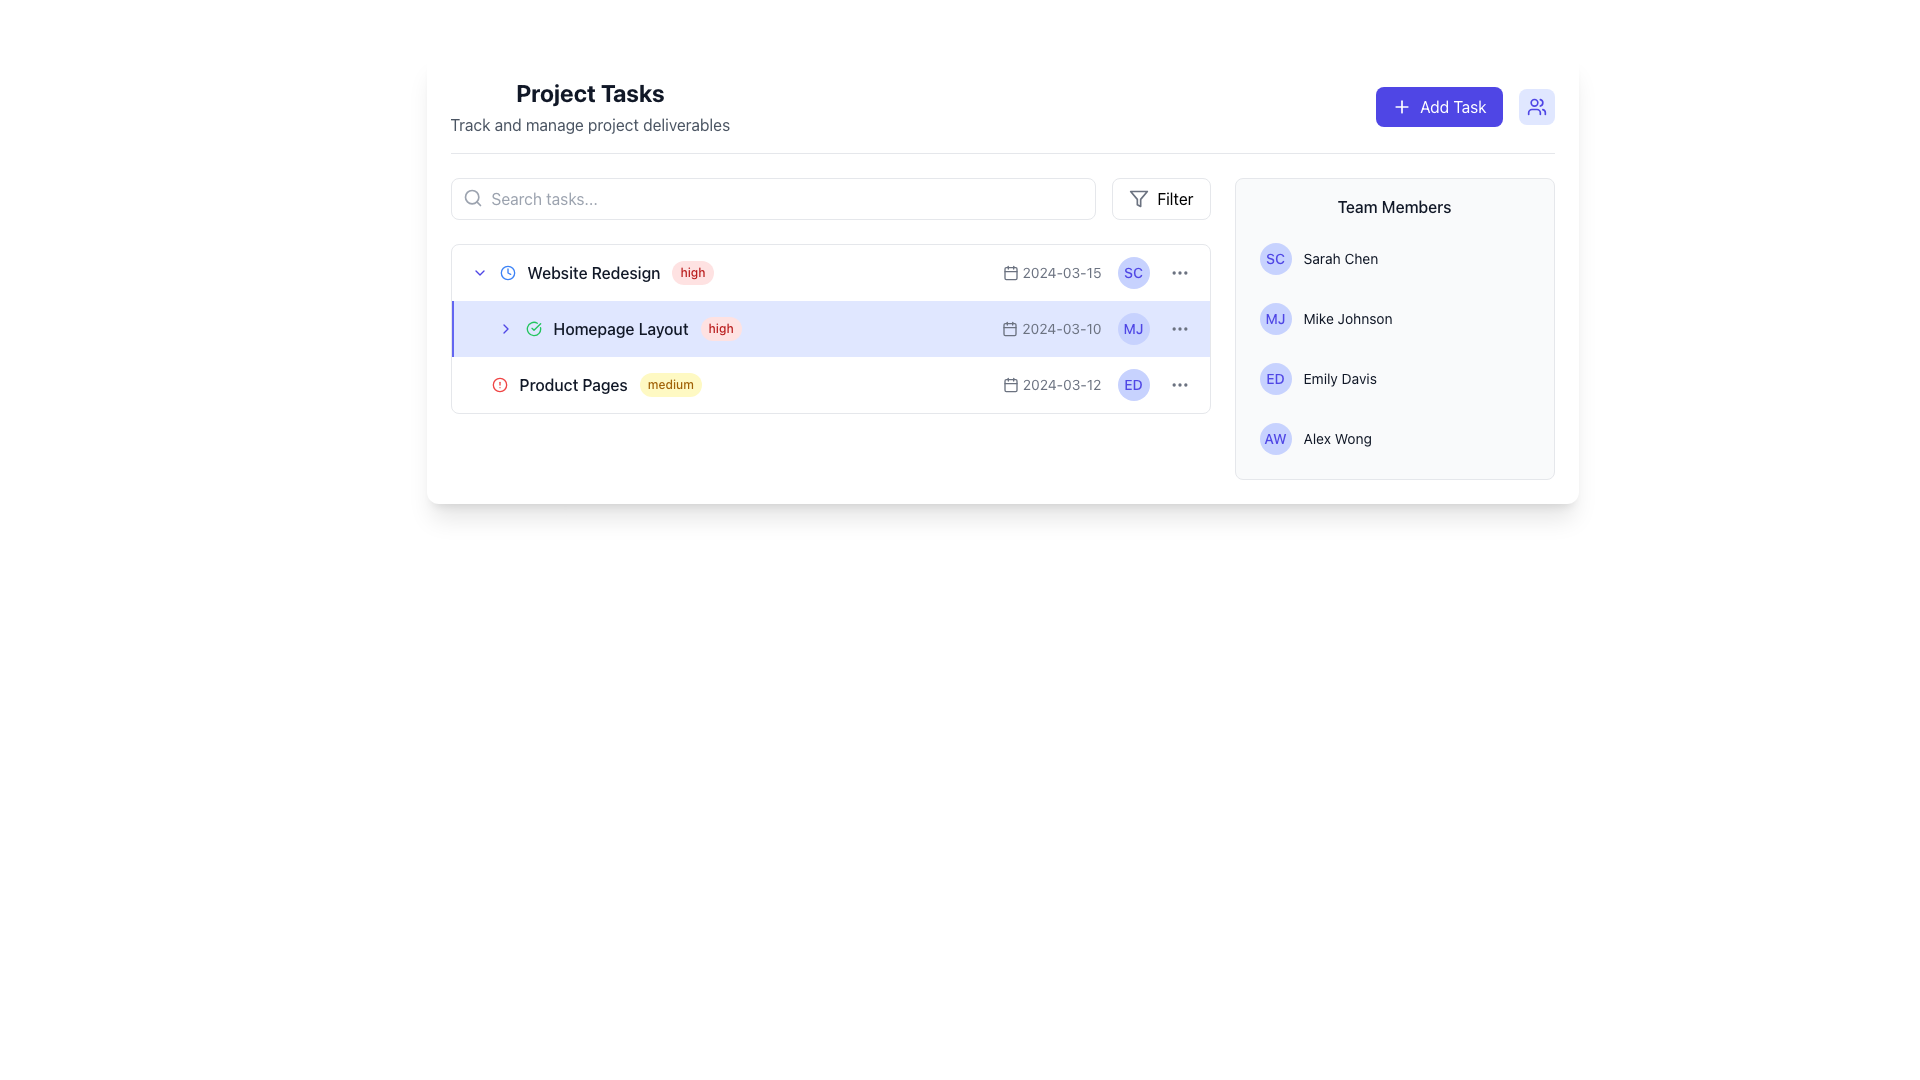 This screenshot has width=1920, height=1080. Describe the element at coordinates (478, 273) in the screenshot. I see `the downward-pointing indigo chevron icon located in the left portion of the 'Homepage Layout' row` at that location.